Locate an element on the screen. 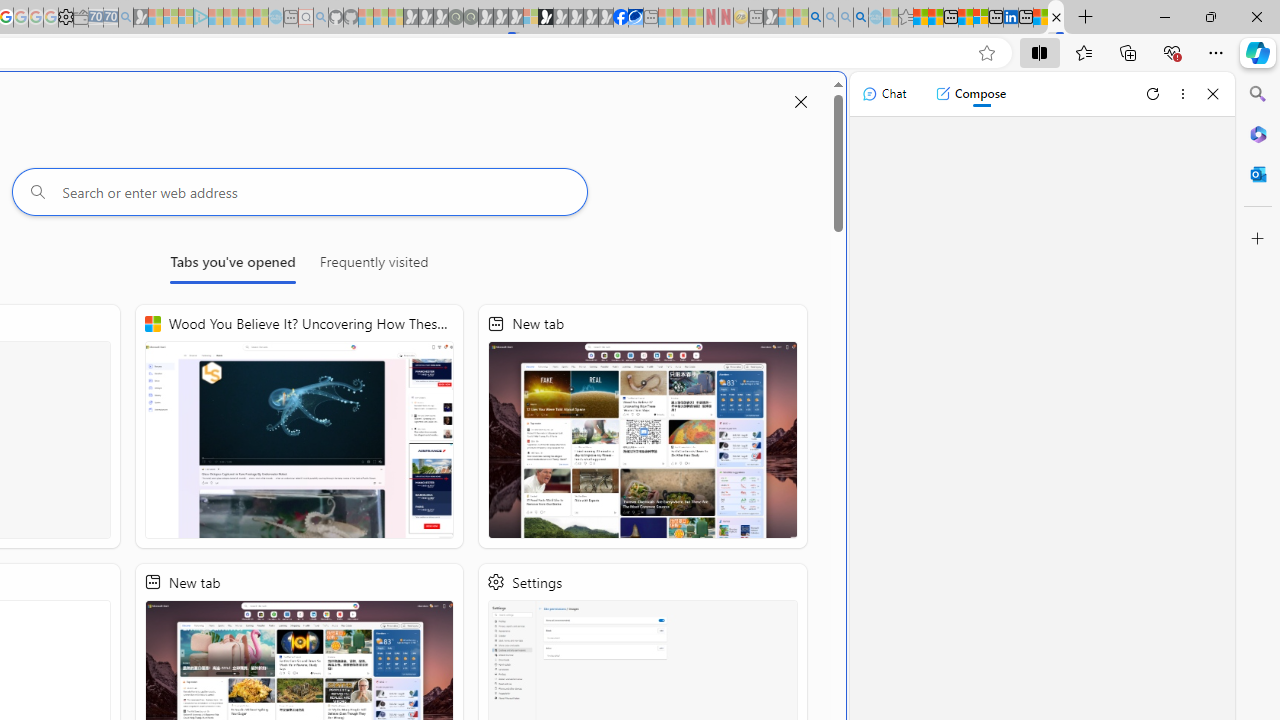 The height and width of the screenshot is (720, 1280). 'AQI & Health | AirNow.gov' is located at coordinates (634, 17).